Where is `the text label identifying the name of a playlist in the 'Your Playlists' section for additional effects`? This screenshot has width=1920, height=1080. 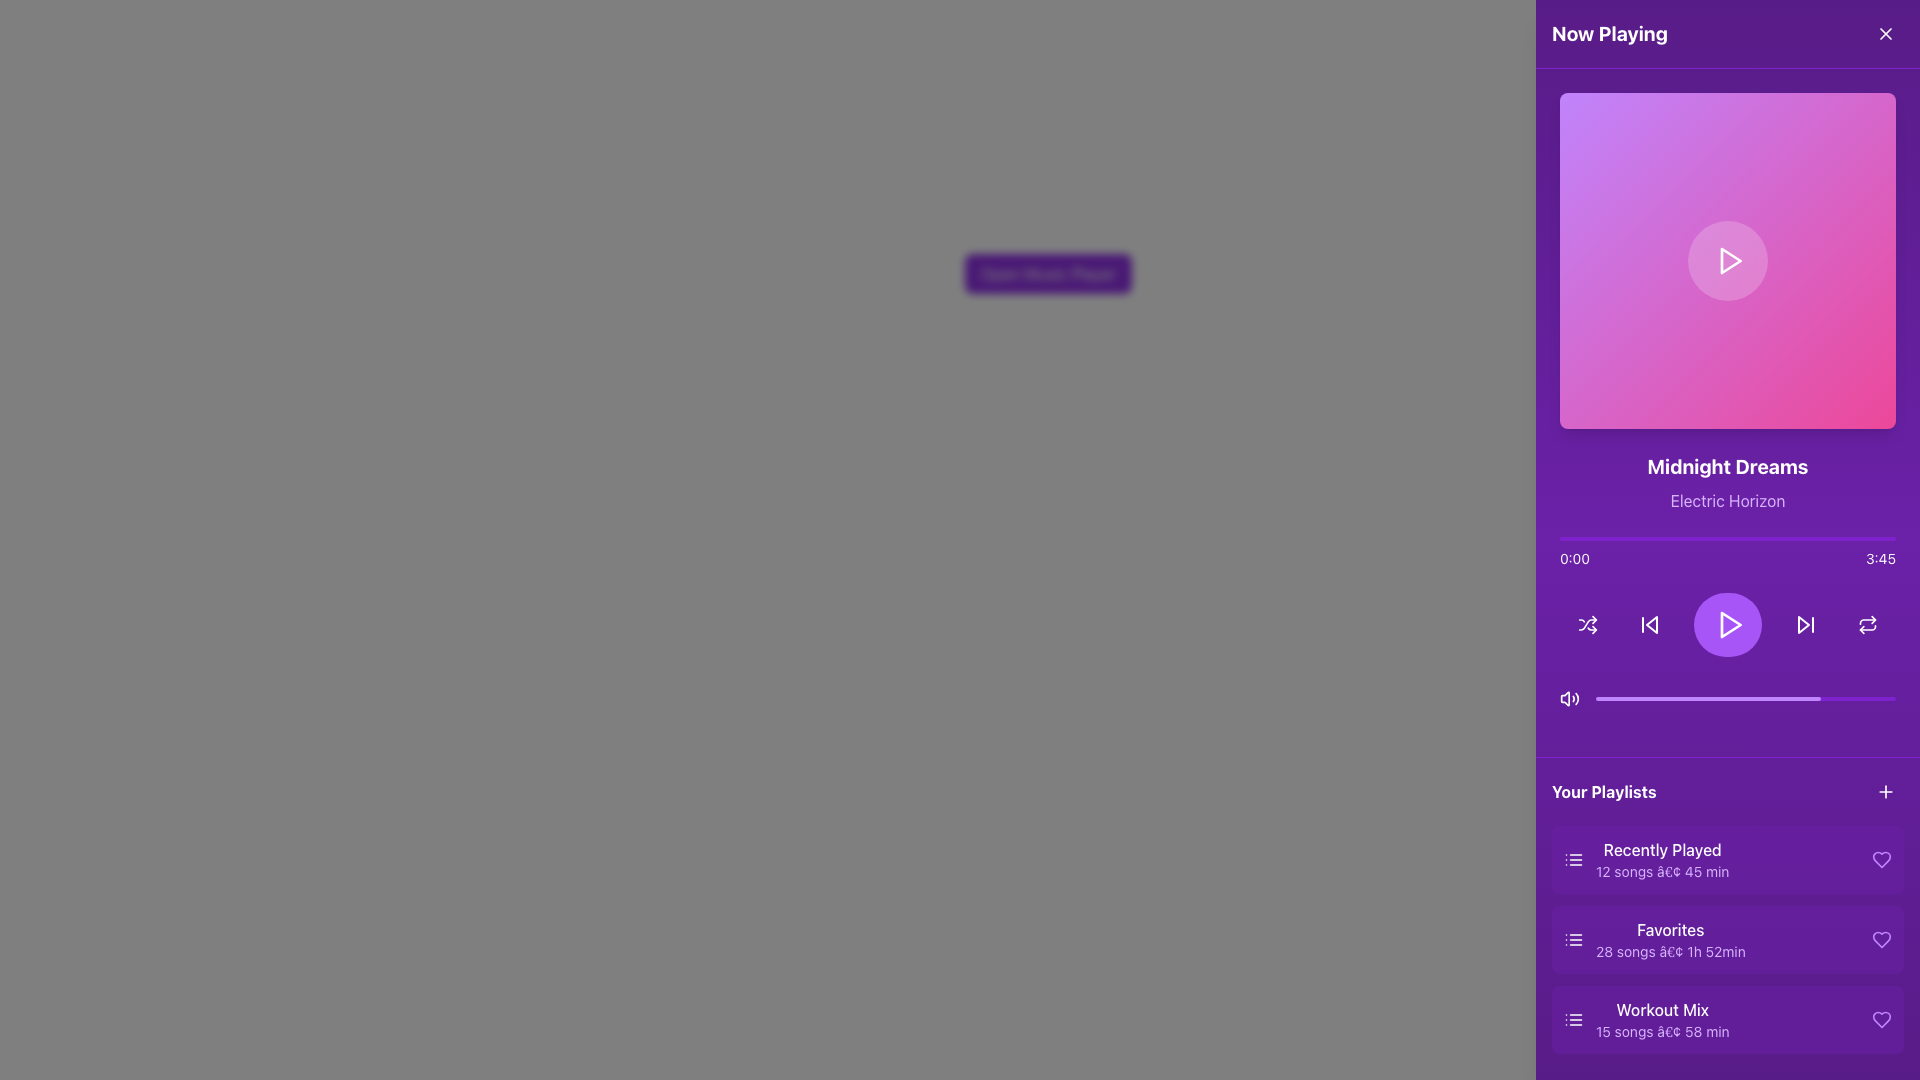 the text label identifying the name of a playlist in the 'Your Playlists' section for additional effects is located at coordinates (1670, 929).